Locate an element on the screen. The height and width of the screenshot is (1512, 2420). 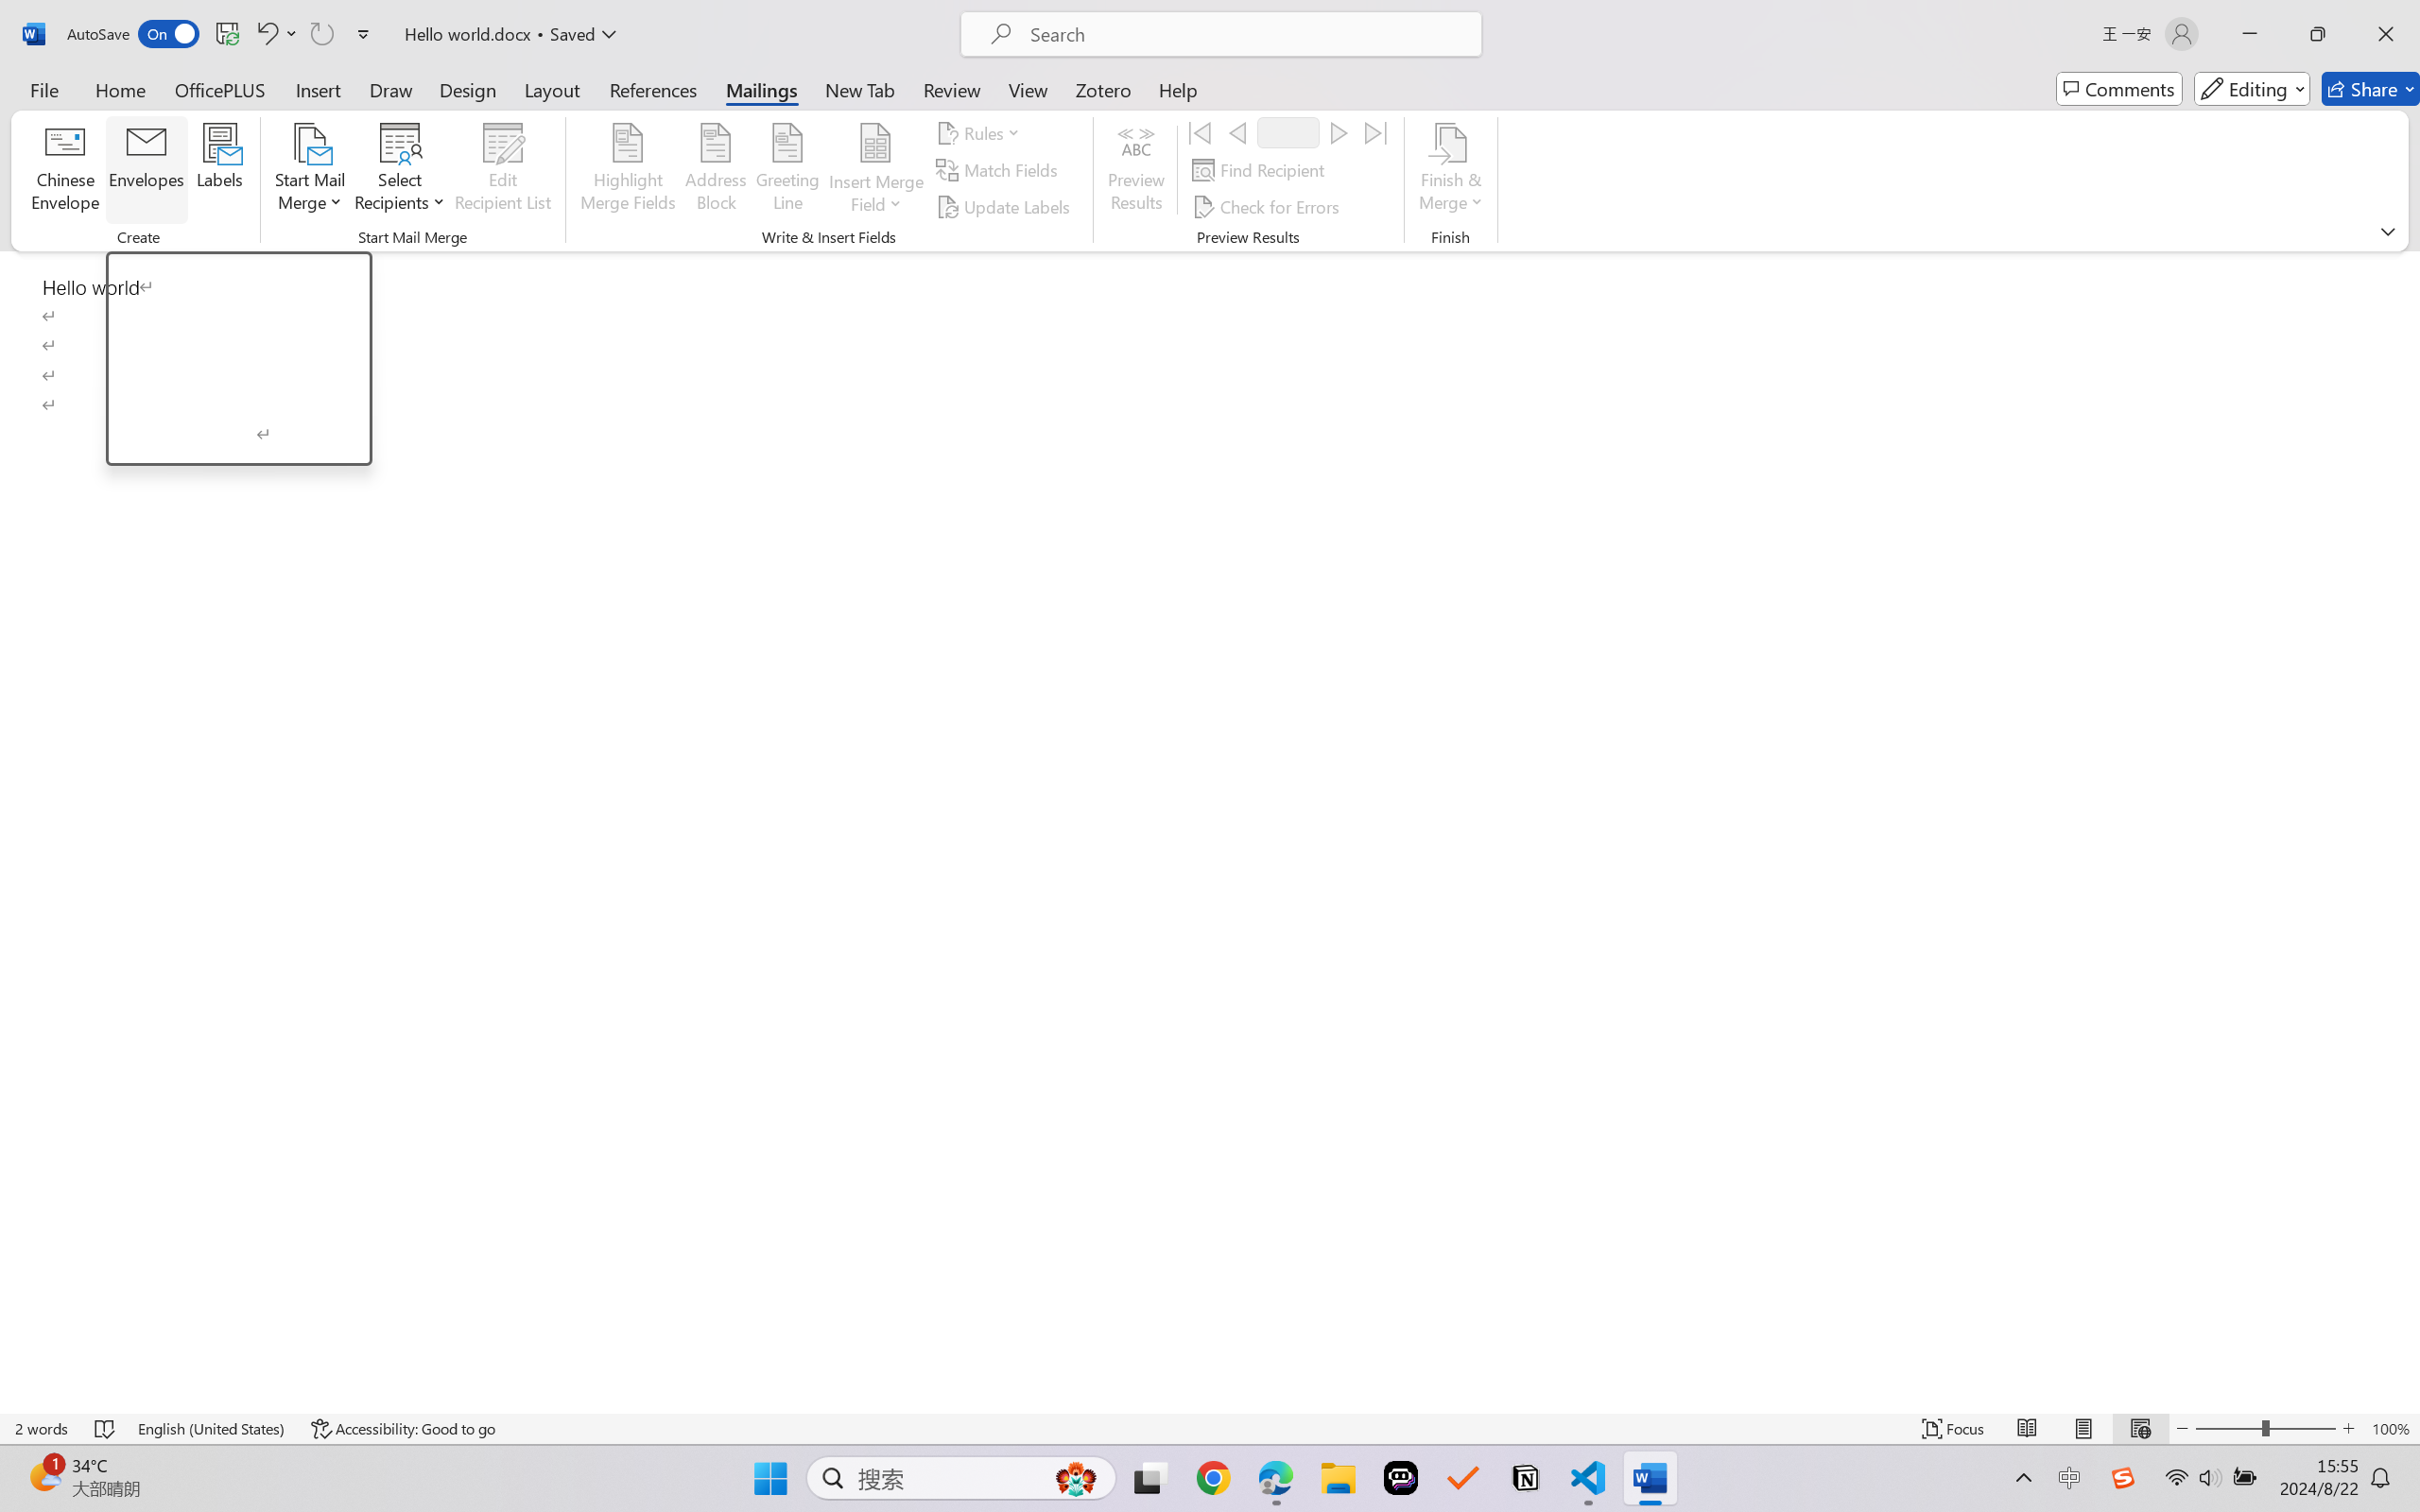
'New Tab' is located at coordinates (859, 88).